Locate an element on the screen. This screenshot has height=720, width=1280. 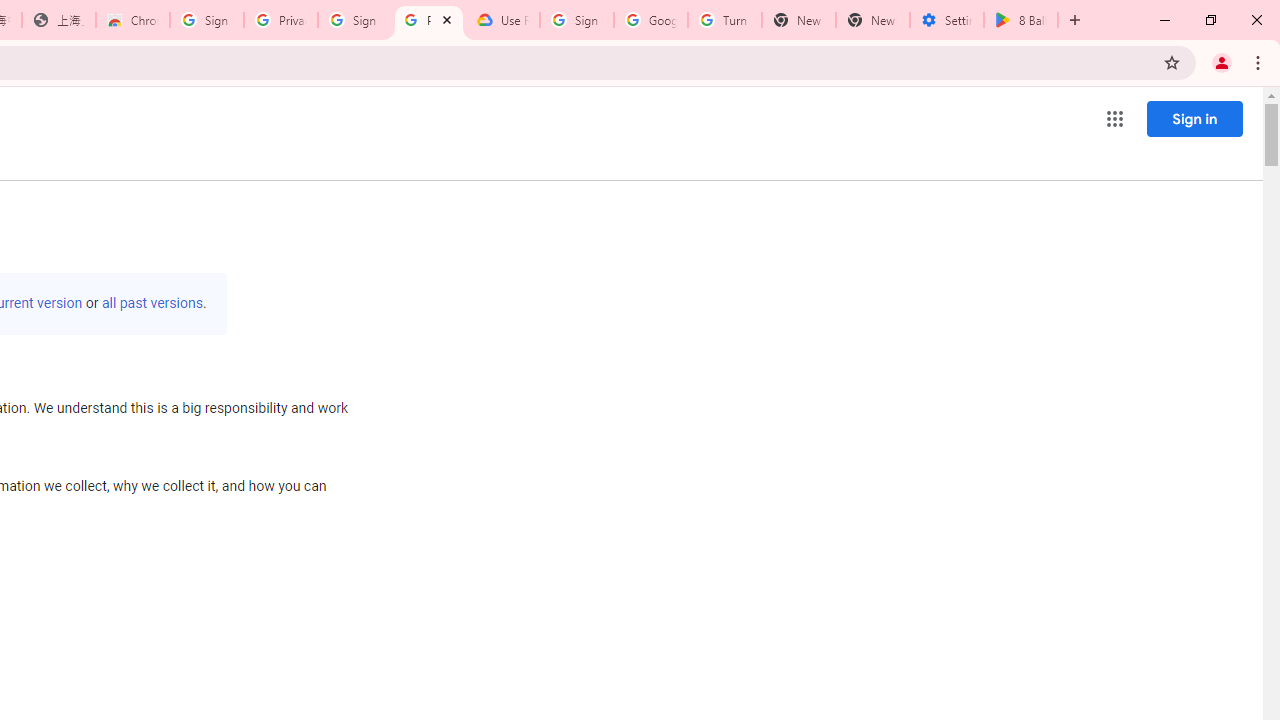
'all past versions' is located at coordinates (151, 303).